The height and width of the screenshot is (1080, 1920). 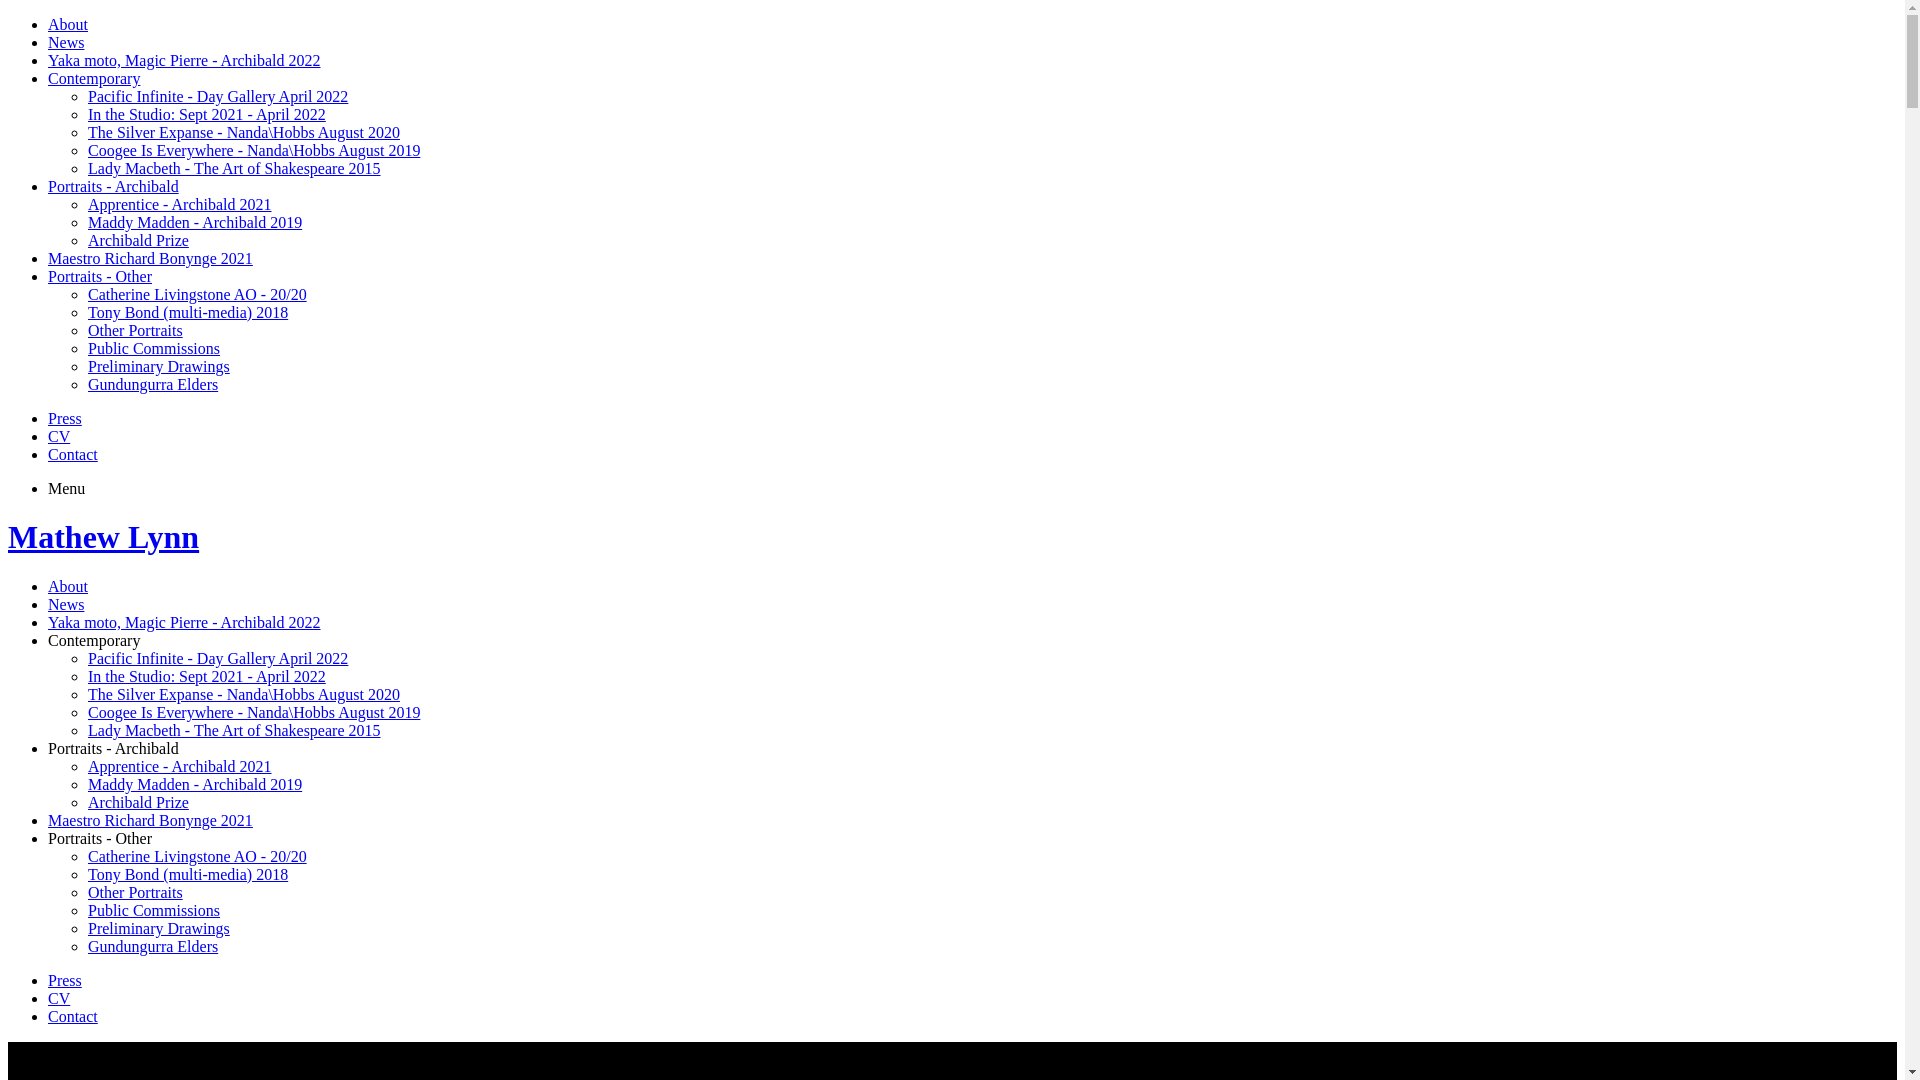 I want to click on 'Lady Macbeth - The Art of Shakespeare 2015', so click(x=234, y=730).